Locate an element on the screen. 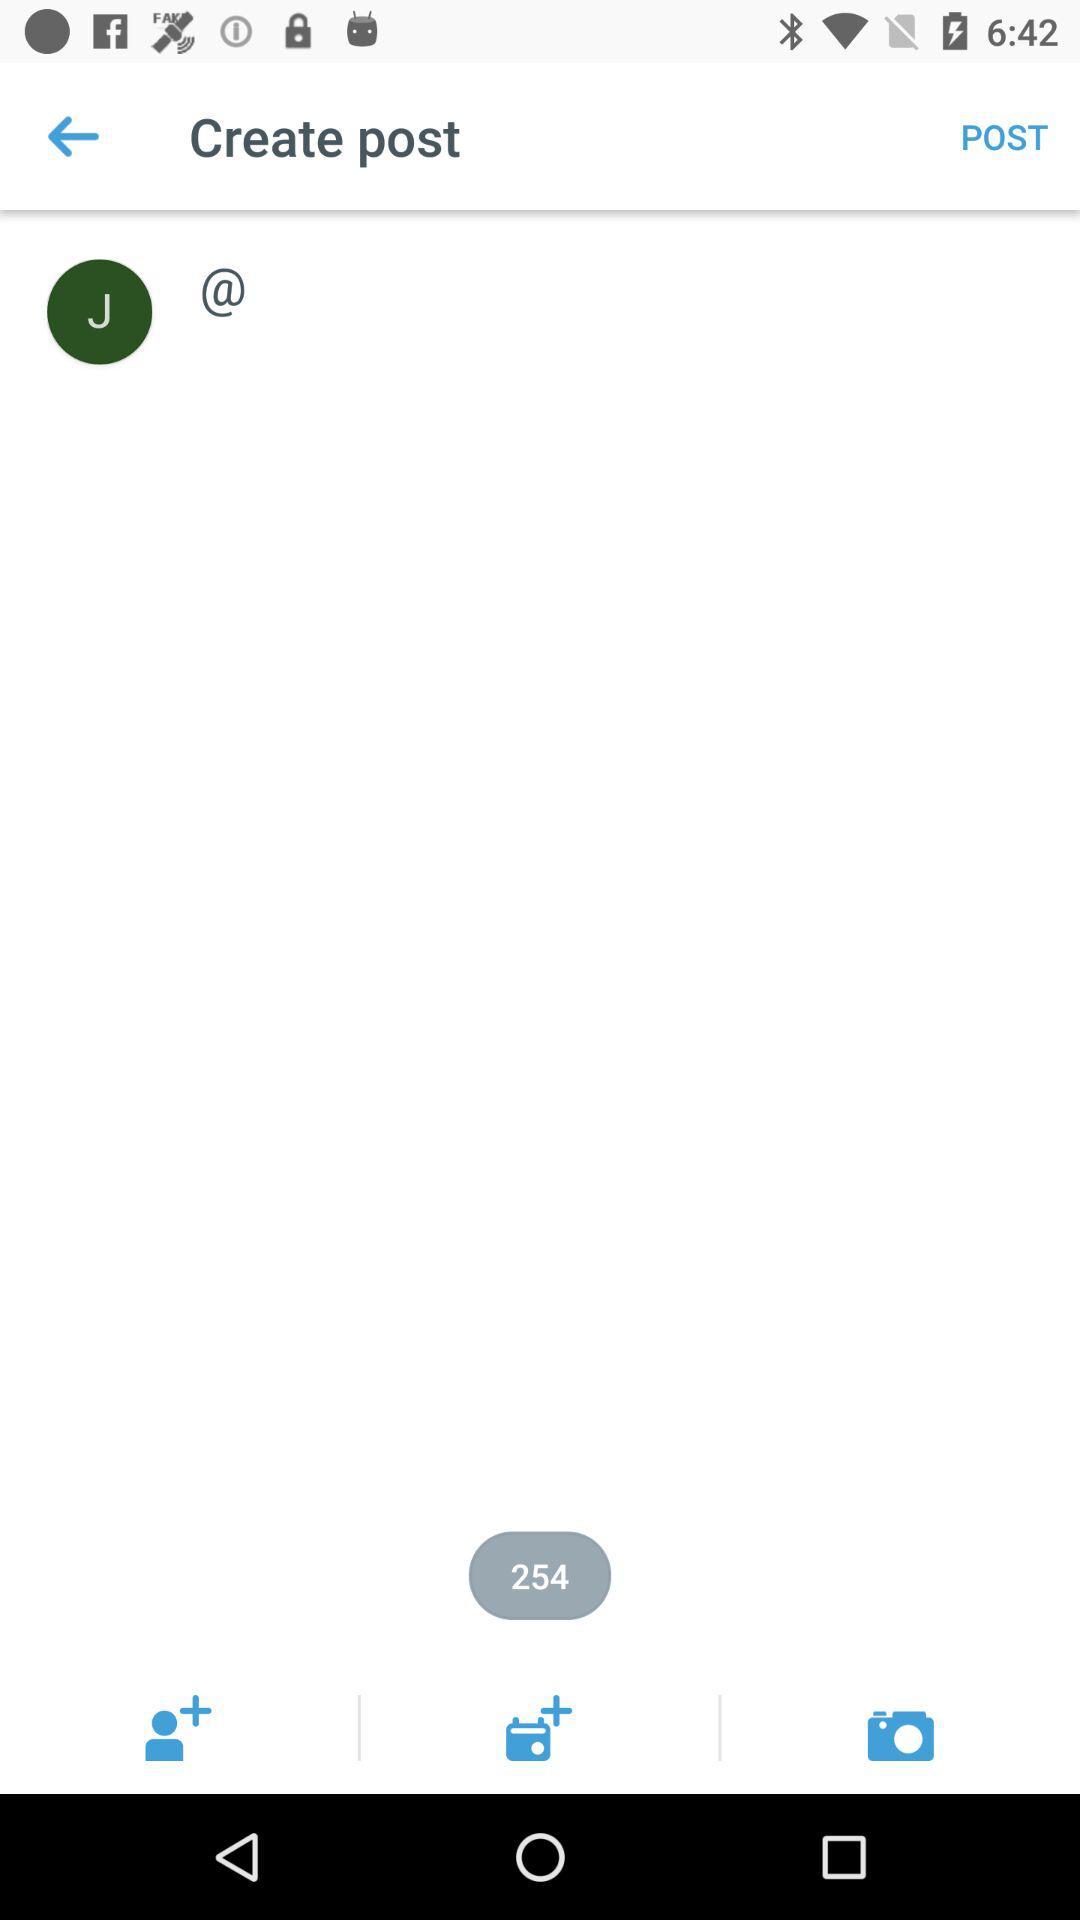 The height and width of the screenshot is (1920, 1080). icon above 254 item is located at coordinates (617, 263).